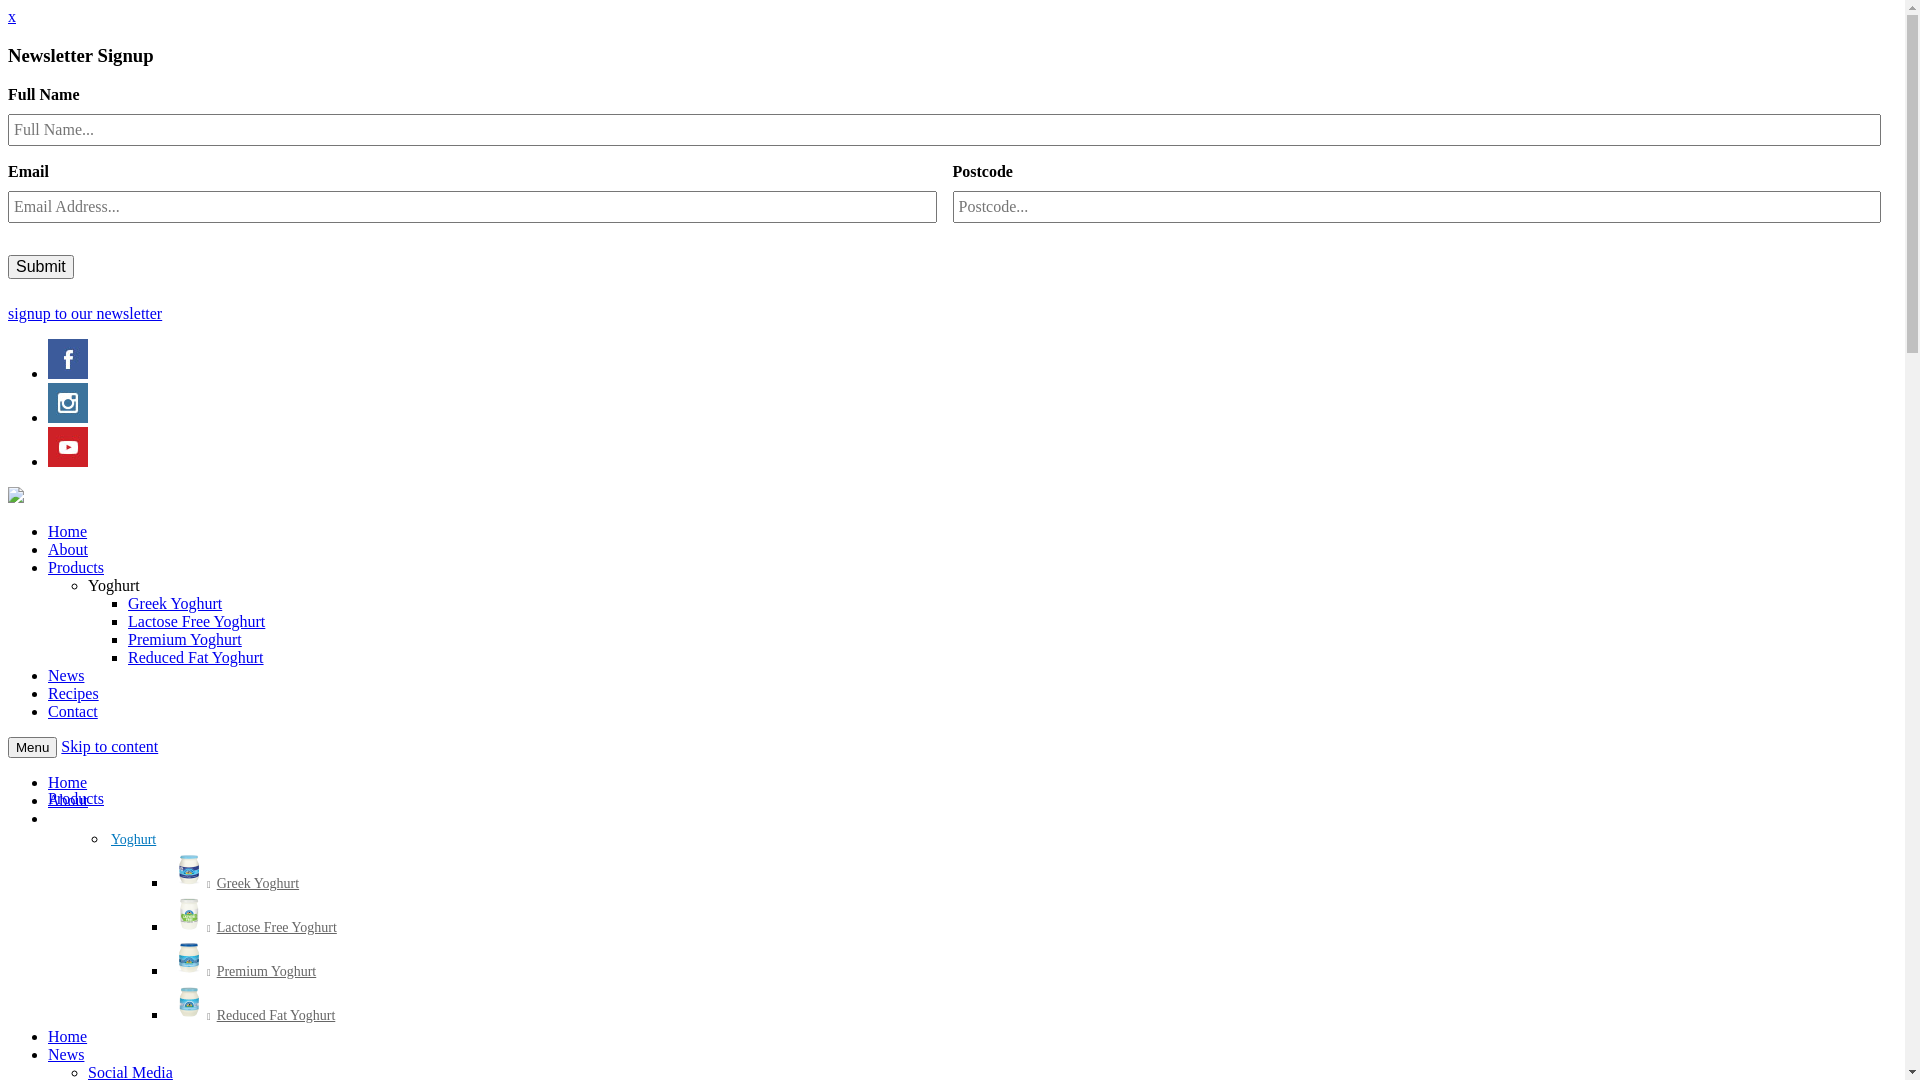 The width and height of the screenshot is (1920, 1080). I want to click on 'About', so click(67, 549).